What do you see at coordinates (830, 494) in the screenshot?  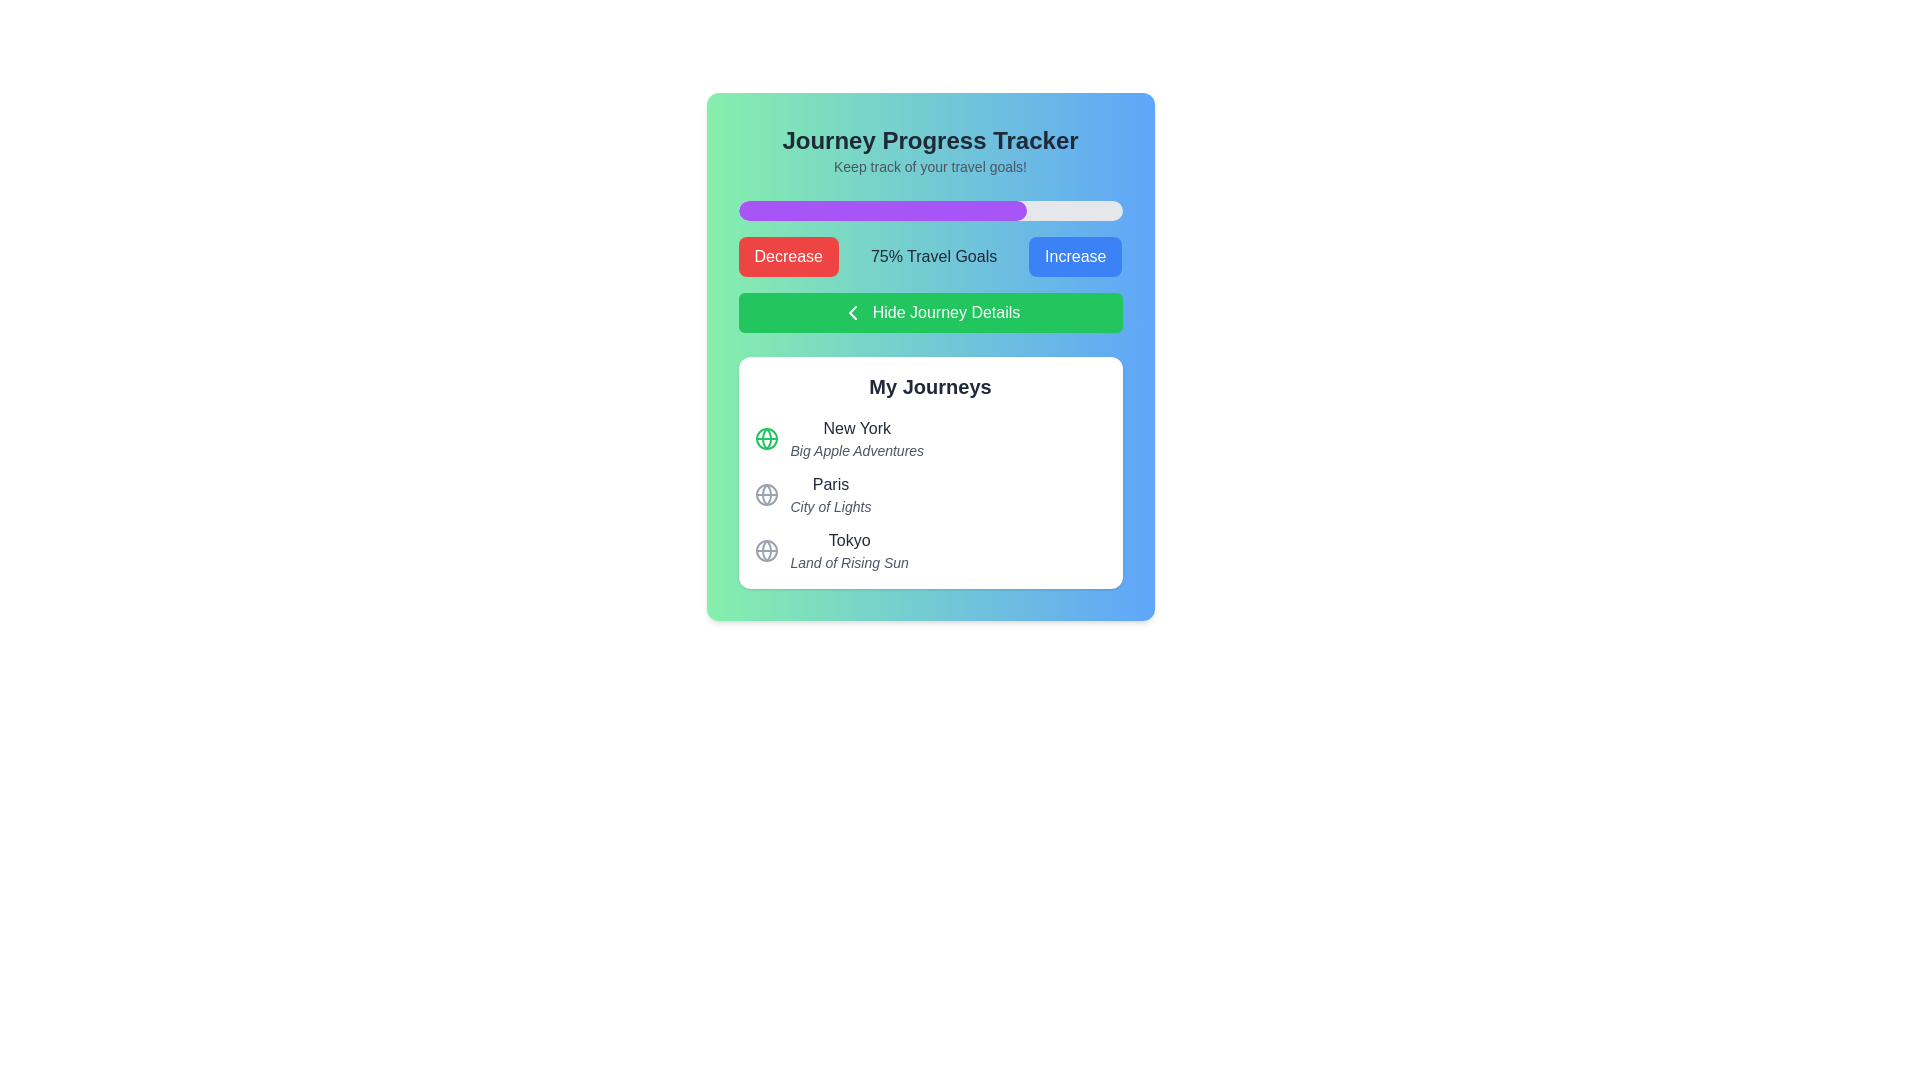 I see `text content of the journey titled 'Paris' with the subtitle 'City of Lights', located in the 'My Journeys' section below 'New York' and above 'Tokyo'` at bounding box center [830, 494].